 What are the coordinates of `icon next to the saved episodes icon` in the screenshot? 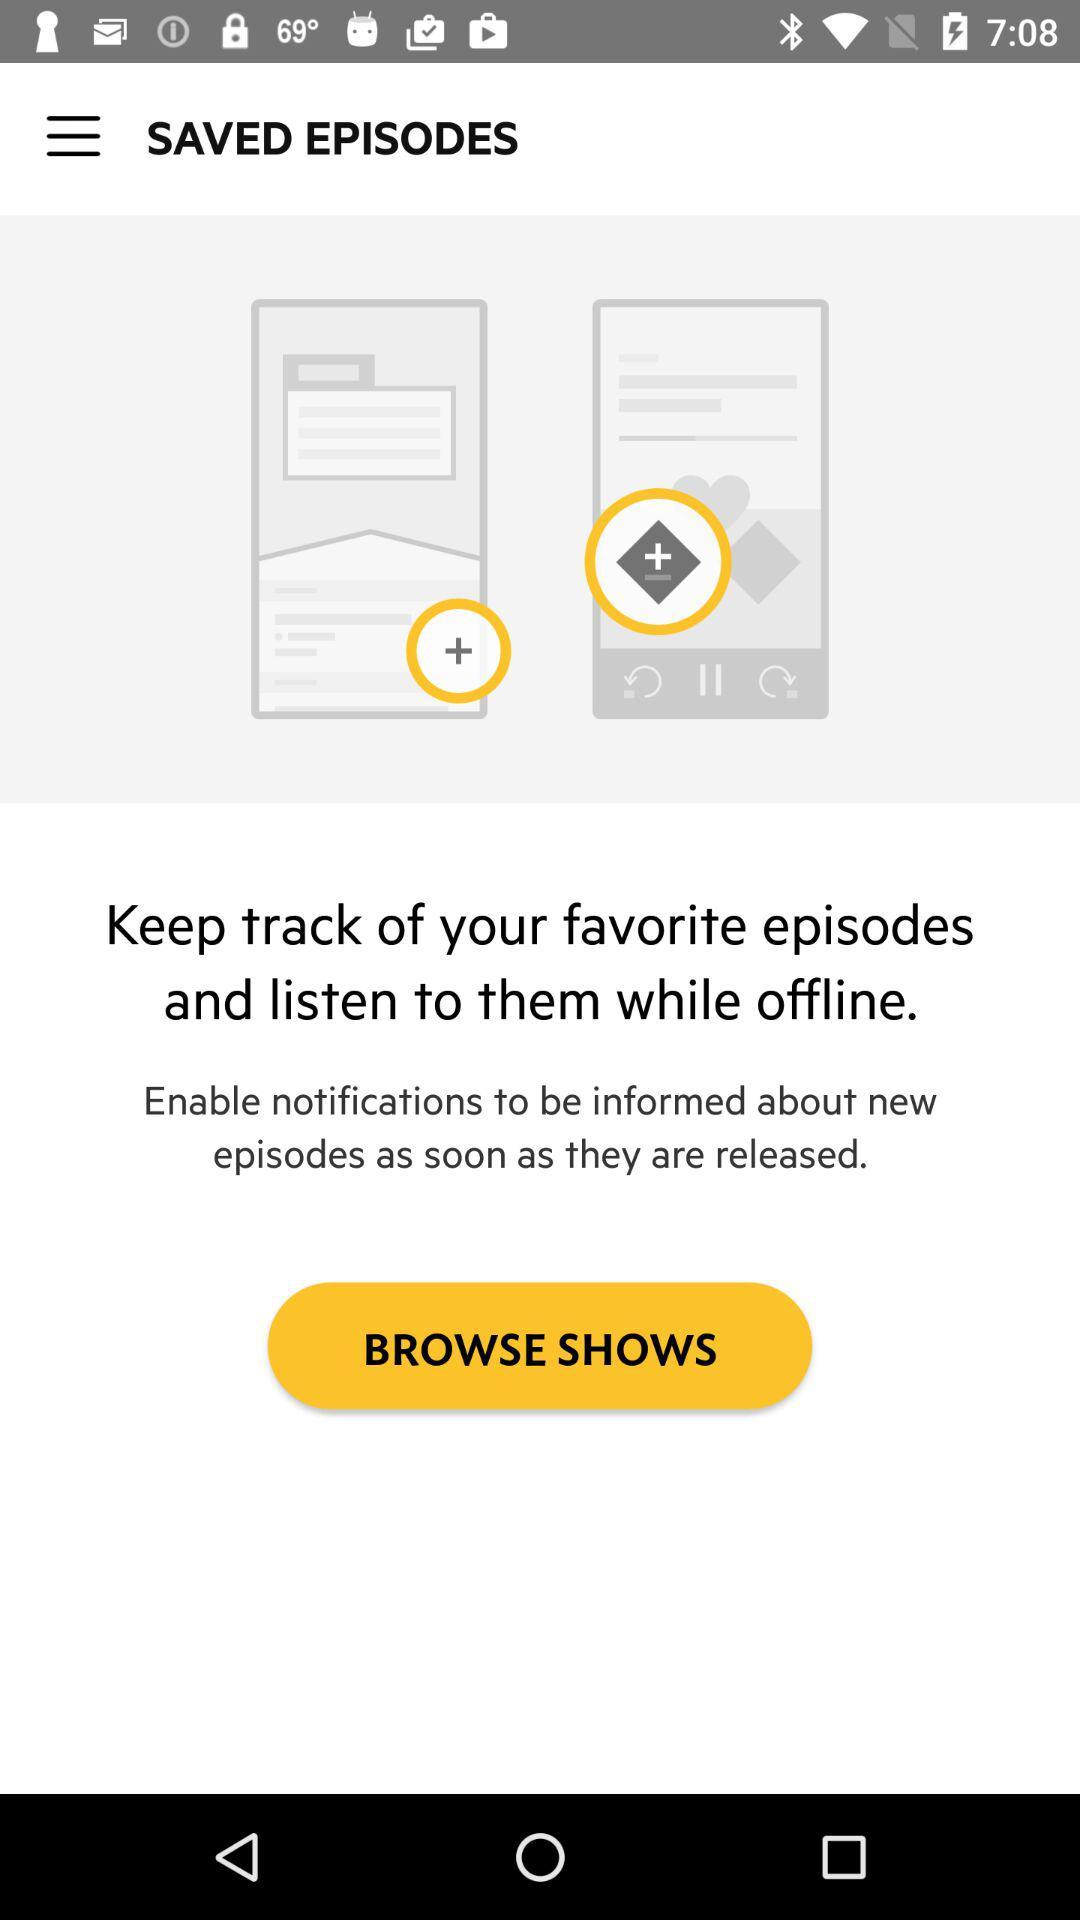 It's located at (72, 135).